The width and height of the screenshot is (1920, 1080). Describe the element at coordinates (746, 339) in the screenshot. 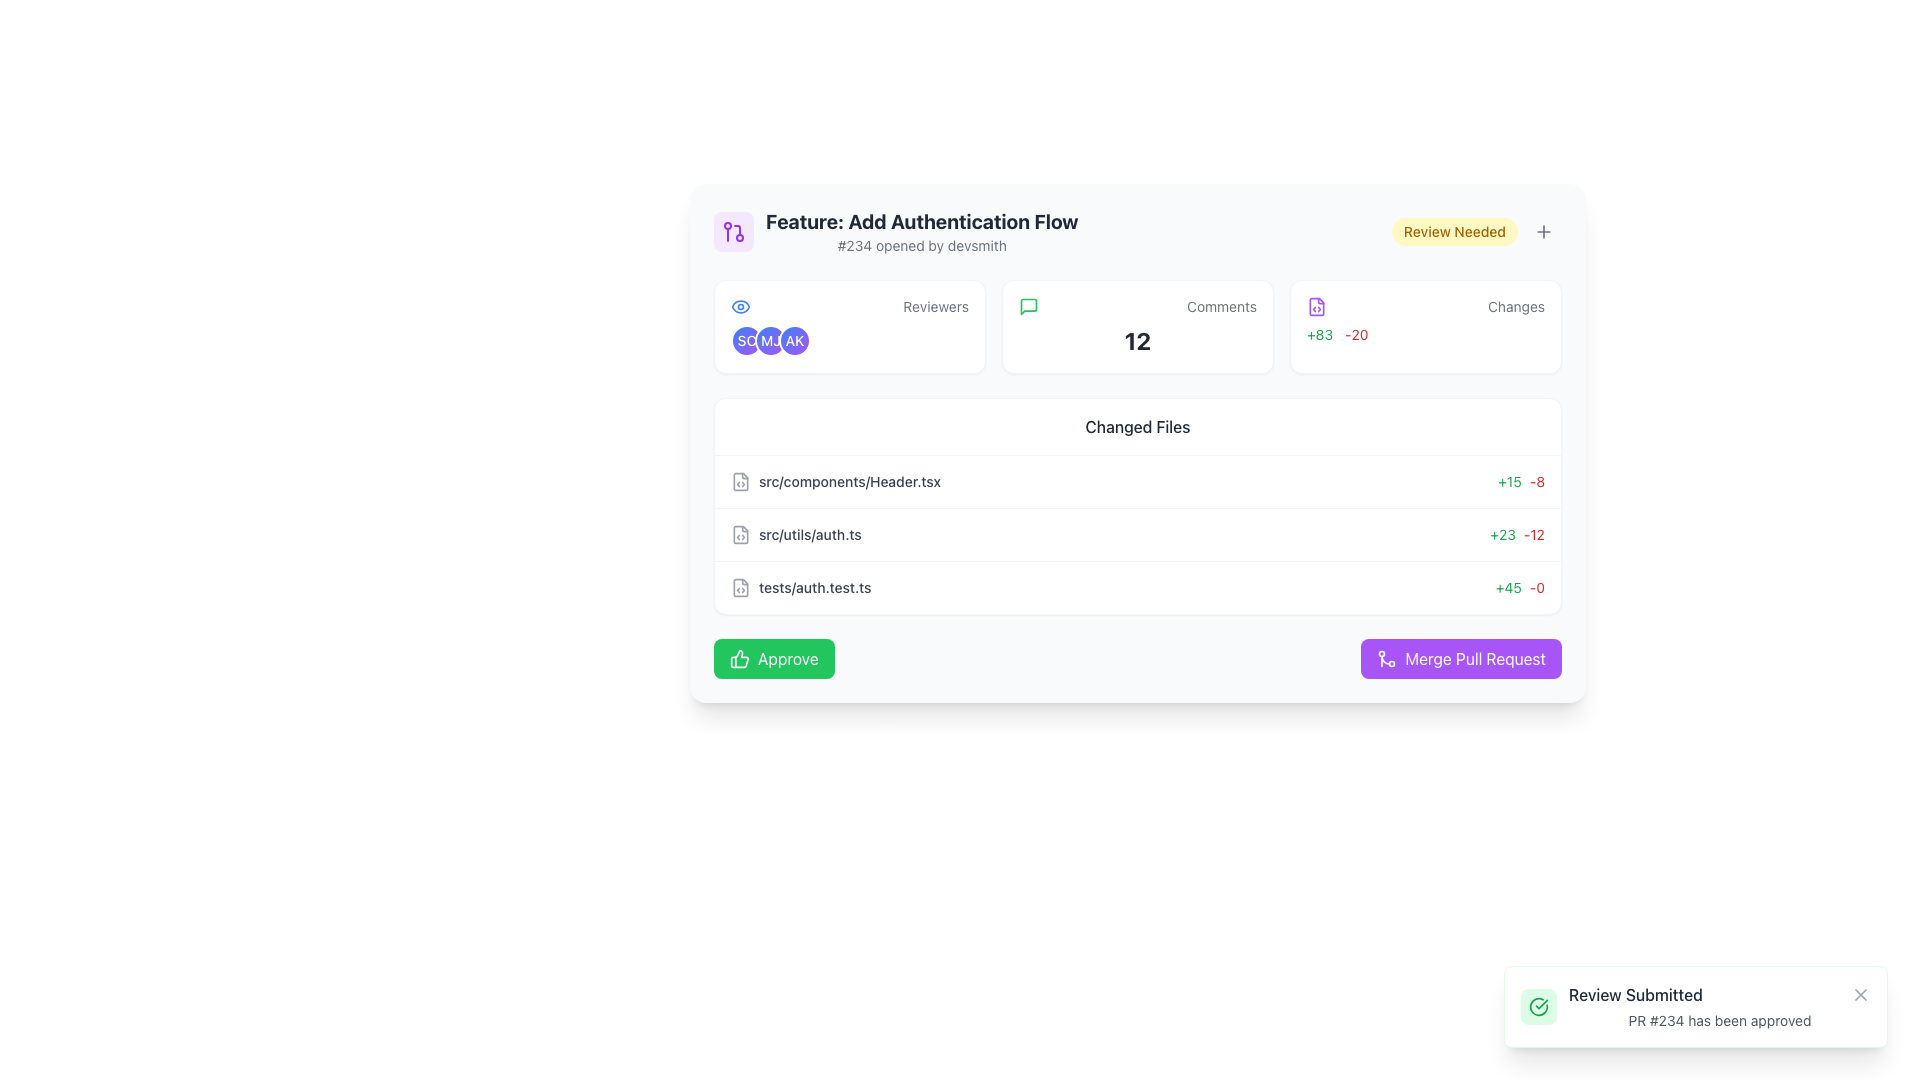

I see `the first badge avatar in the 'Reviewers' section, located in the upper-left portion of the main panel` at that location.